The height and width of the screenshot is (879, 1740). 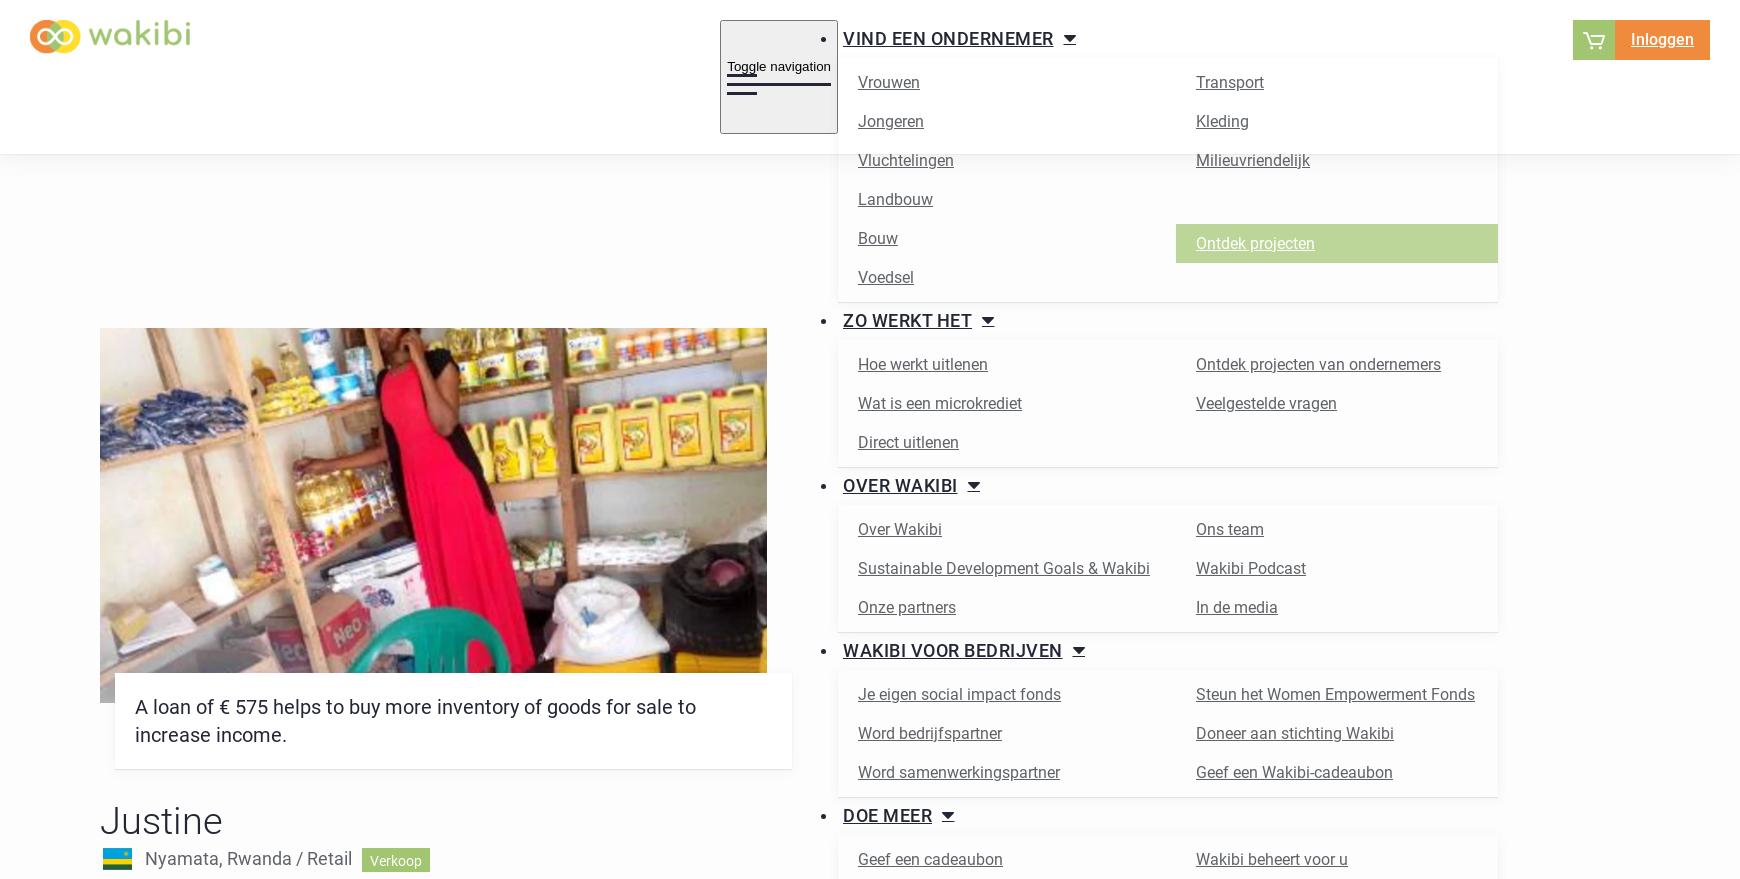 I want to click on 'Doe meer', so click(x=886, y=814).